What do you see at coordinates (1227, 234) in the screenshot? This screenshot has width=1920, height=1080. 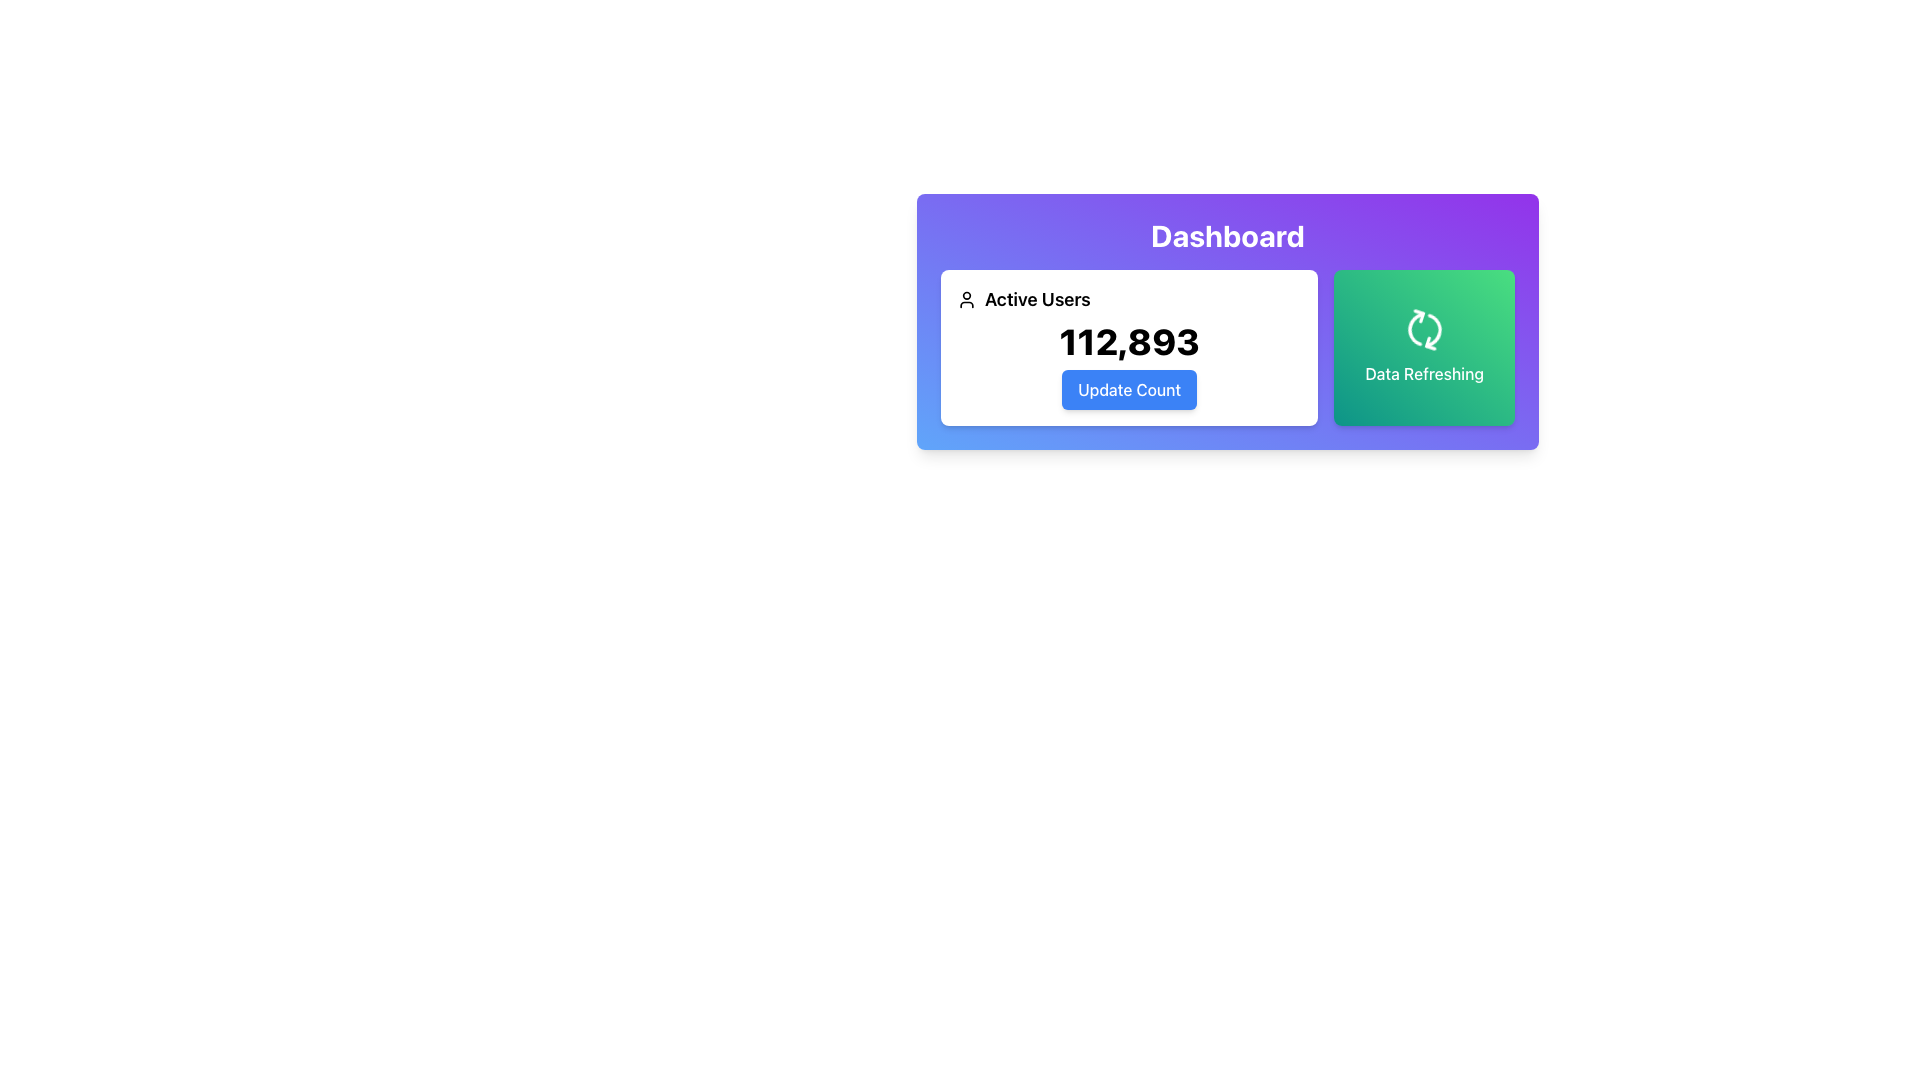 I see `the 'Dashboard' title text, which is prominently displayed in a large, bold, white sans-serif font against a gradient background` at bounding box center [1227, 234].